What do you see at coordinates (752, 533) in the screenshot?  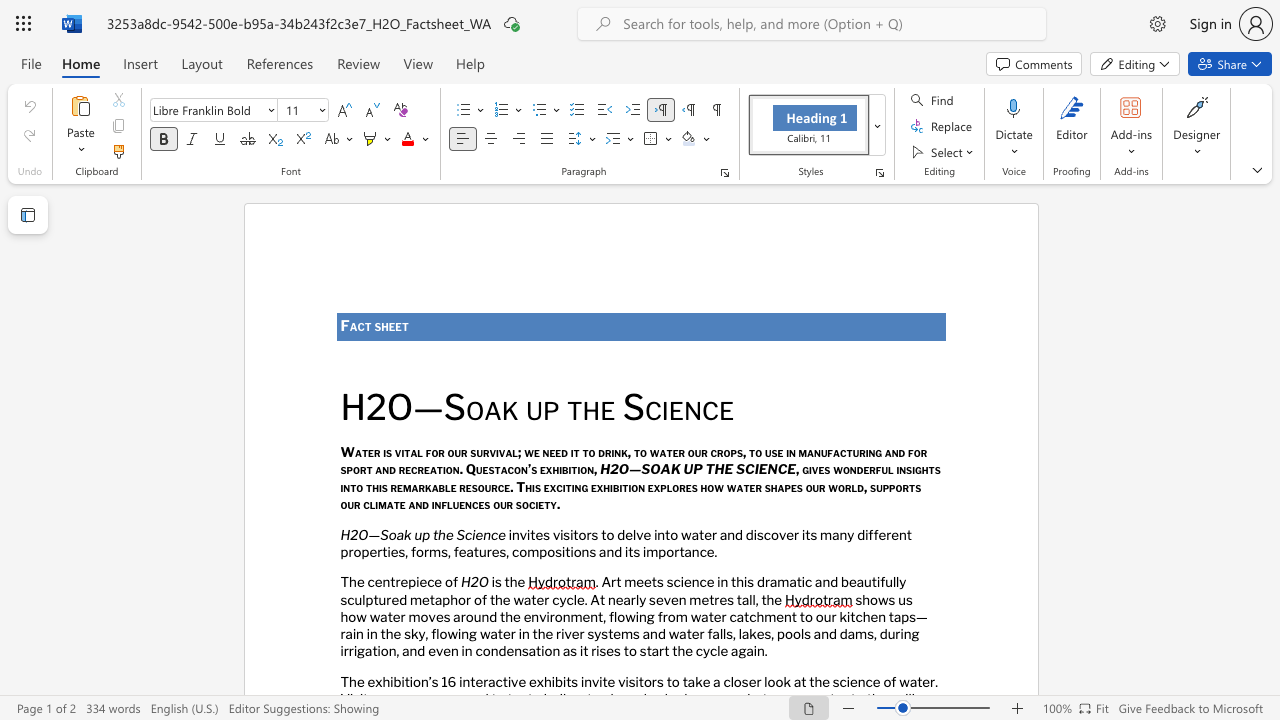 I see `the subset text "iscover its many diffe" within the text "invites visitors to delve into water and discover its many different properties, forms, features,"` at bounding box center [752, 533].